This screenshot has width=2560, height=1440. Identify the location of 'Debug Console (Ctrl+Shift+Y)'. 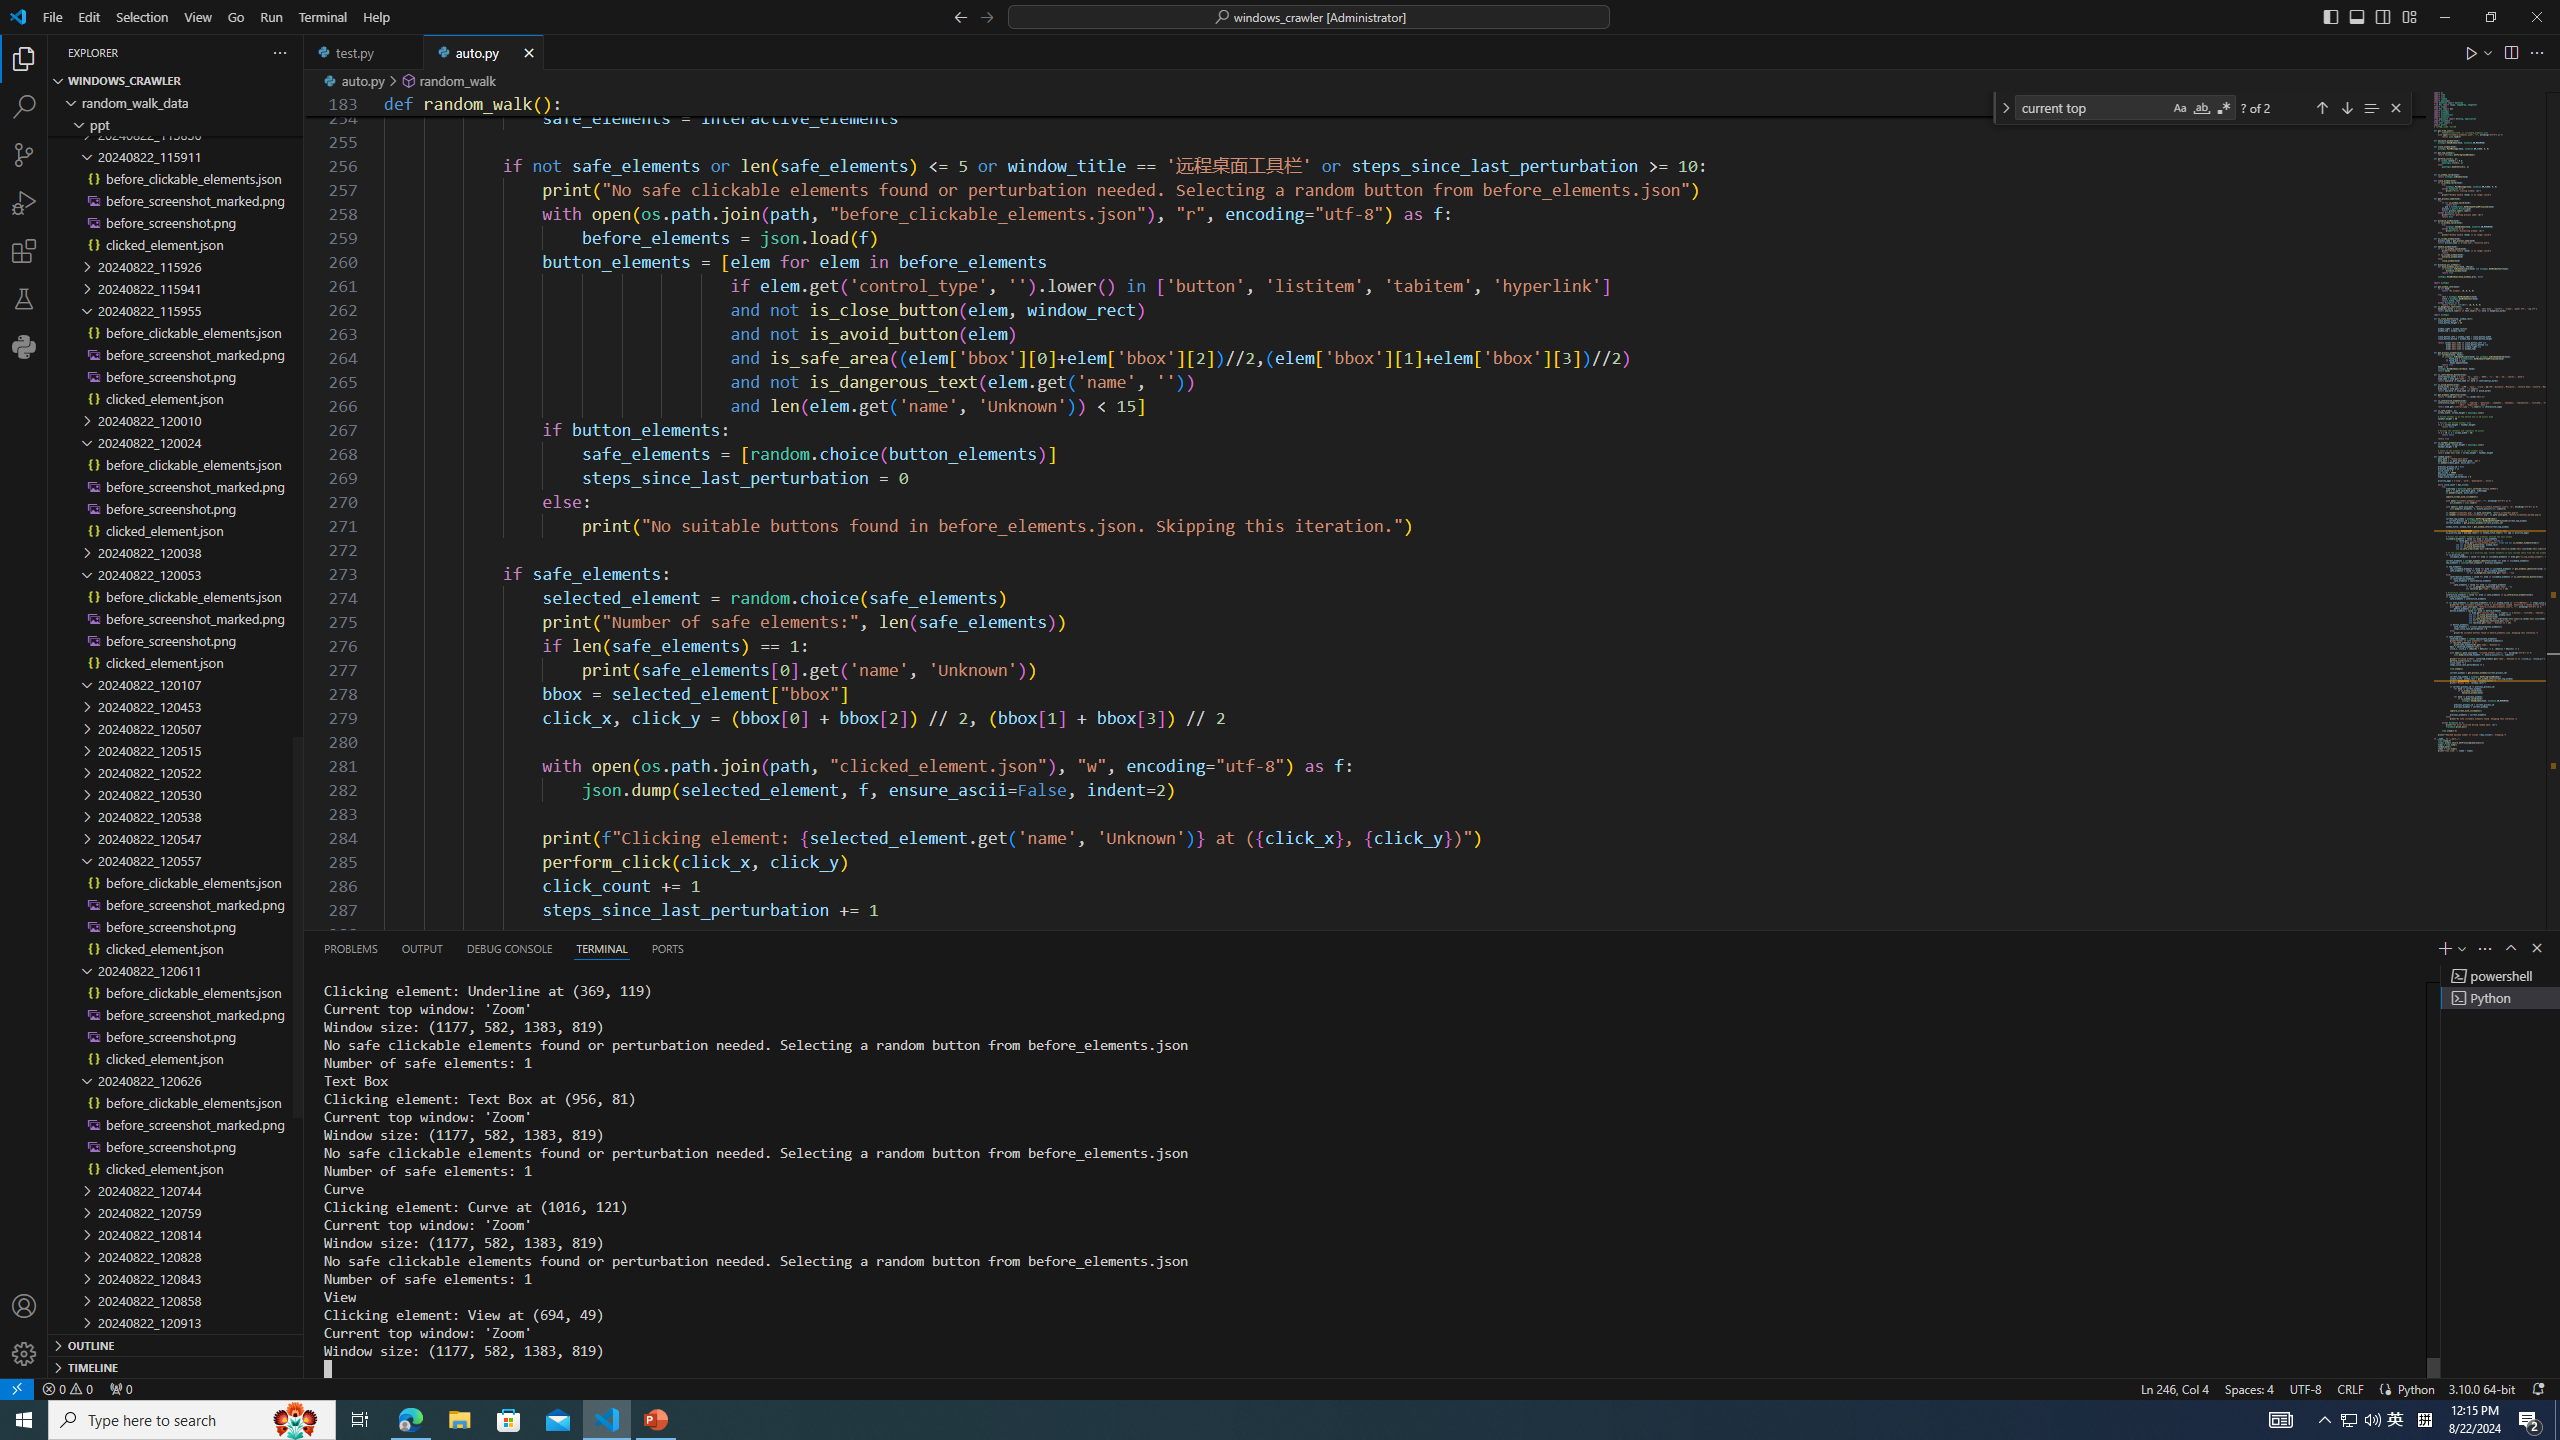
(509, 947).